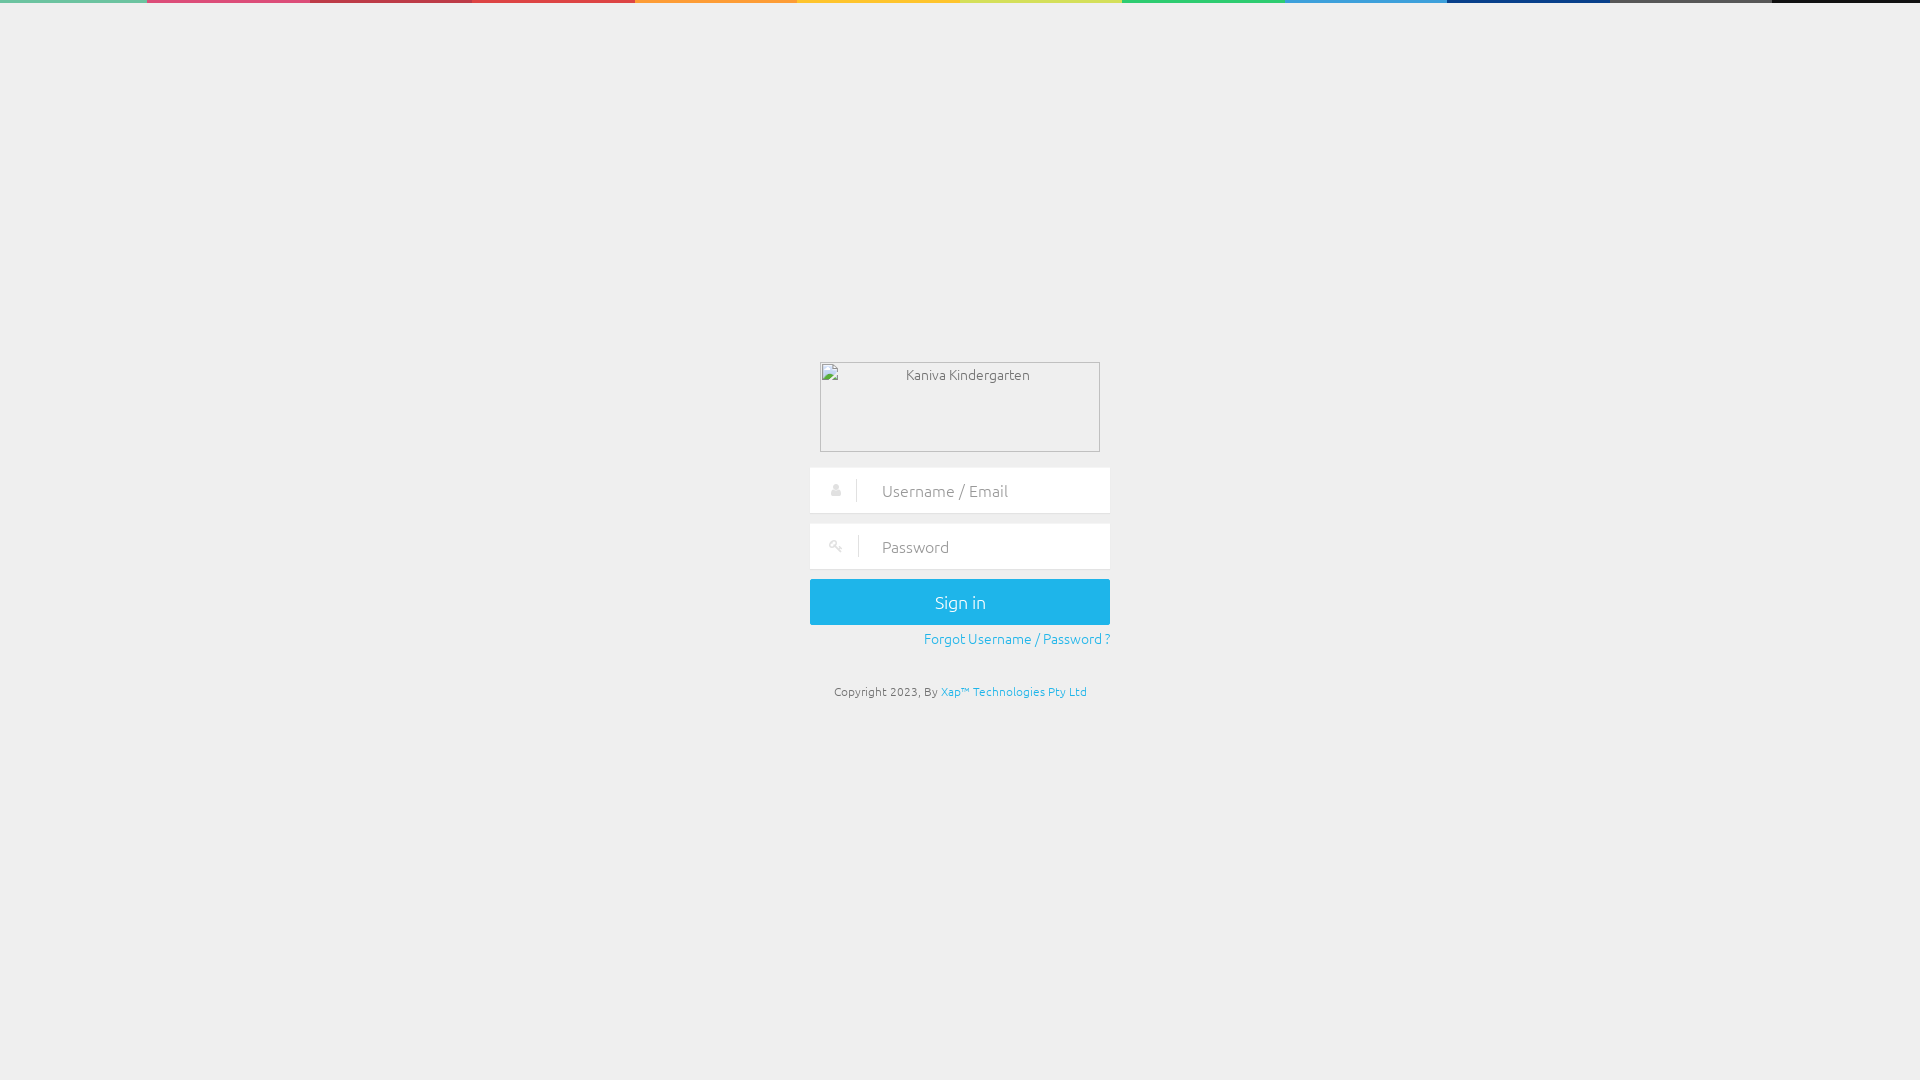 This screenshot has width=1920, height=1080. I want to click on 'Forgot Username / Password ?', so click(1017, 637).